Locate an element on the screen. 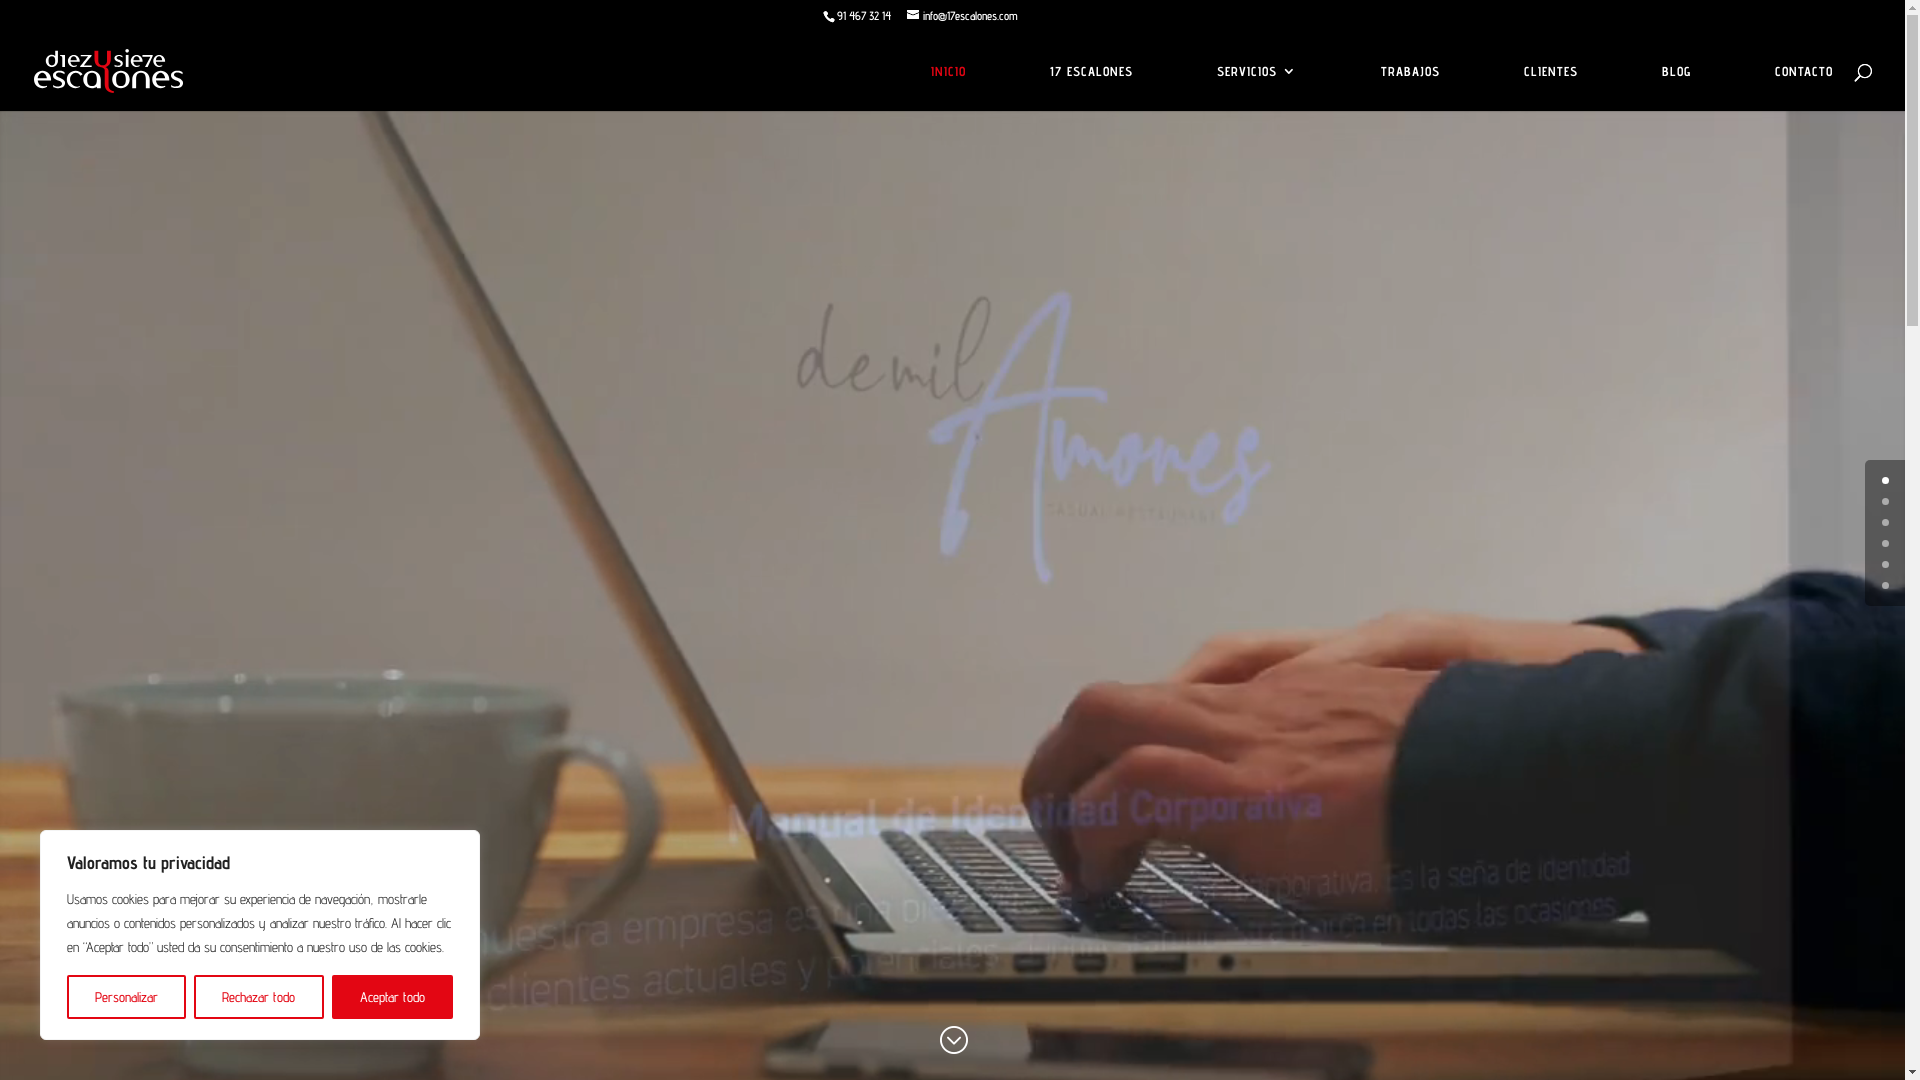 Image resolution: width=1920 pixels, height=1080 pixels. 'BLOG' is located at coordinates (1676, 86).